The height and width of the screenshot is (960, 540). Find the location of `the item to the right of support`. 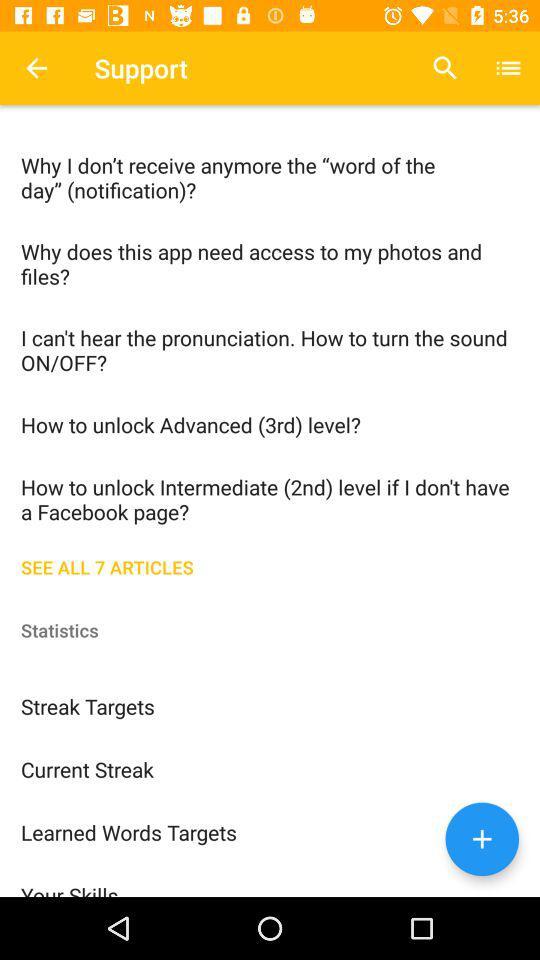

the item to the right of support is located at coordinates (445, 68).